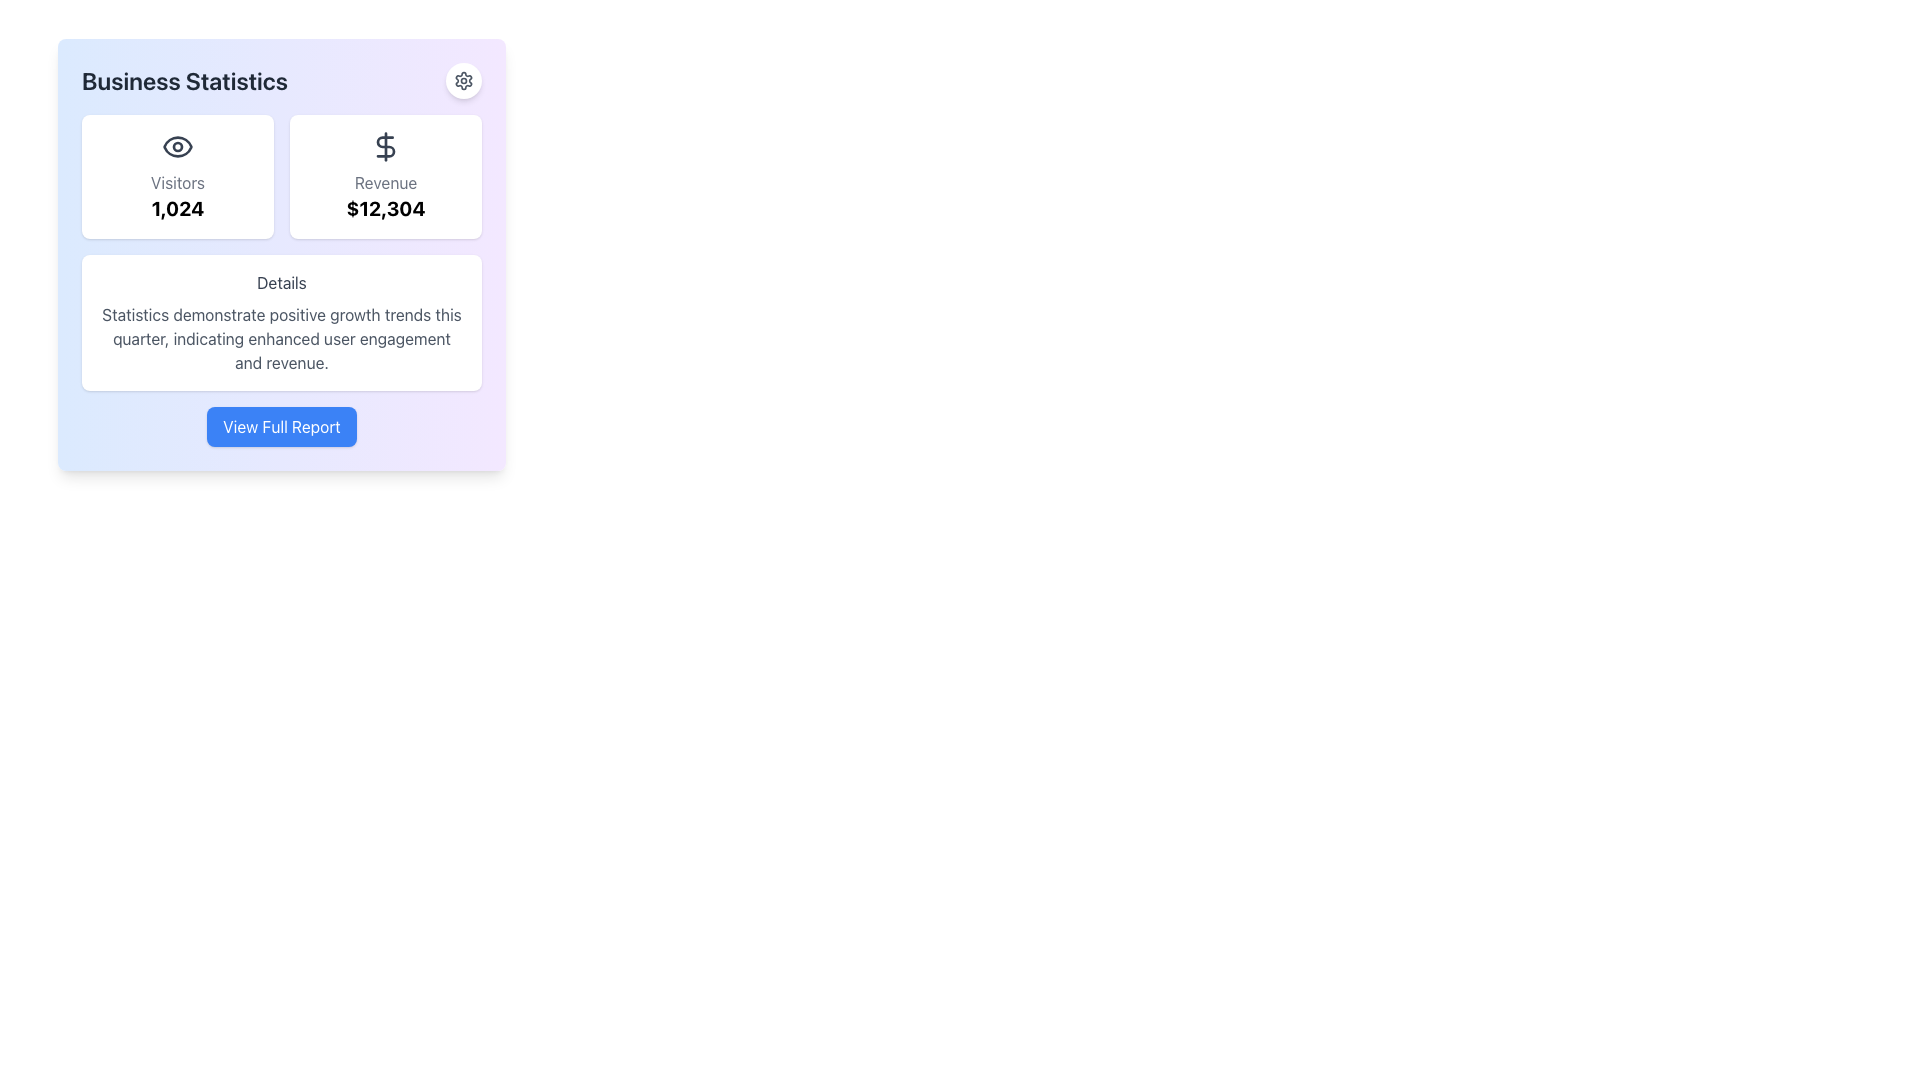  Describe the element at coordinates (177, 182) in the screenshot. I see `the text label that provides a description for the numerical statistic displayed below it, which is centrally aligned above the bold numeric statistic '1,024' within the statistics card` at that location.